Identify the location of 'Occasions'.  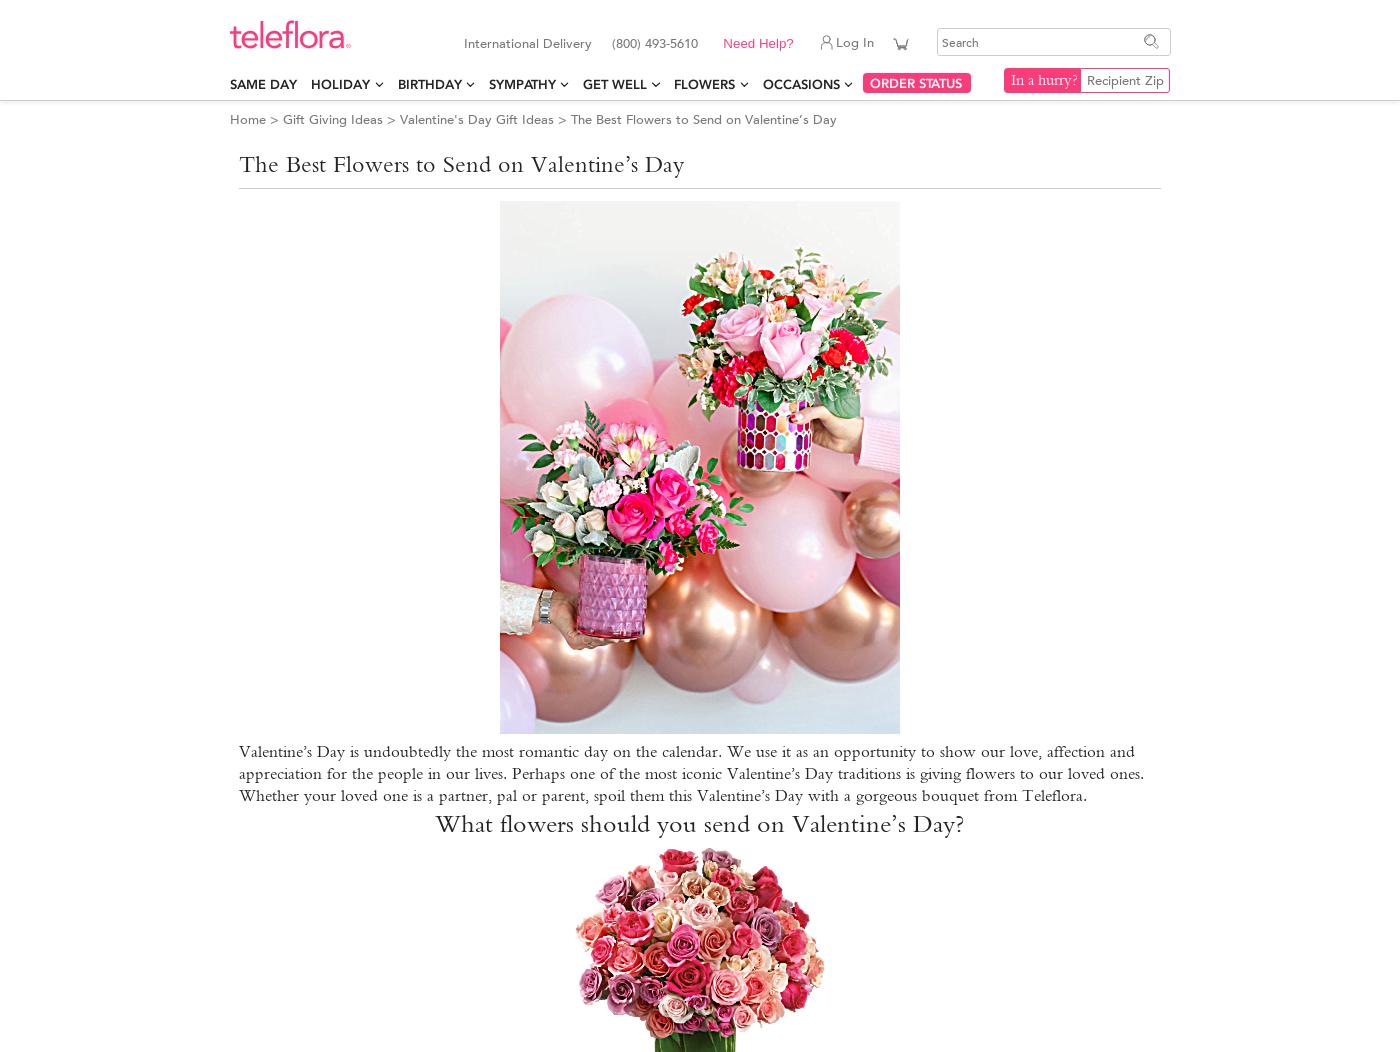
(800, 83).